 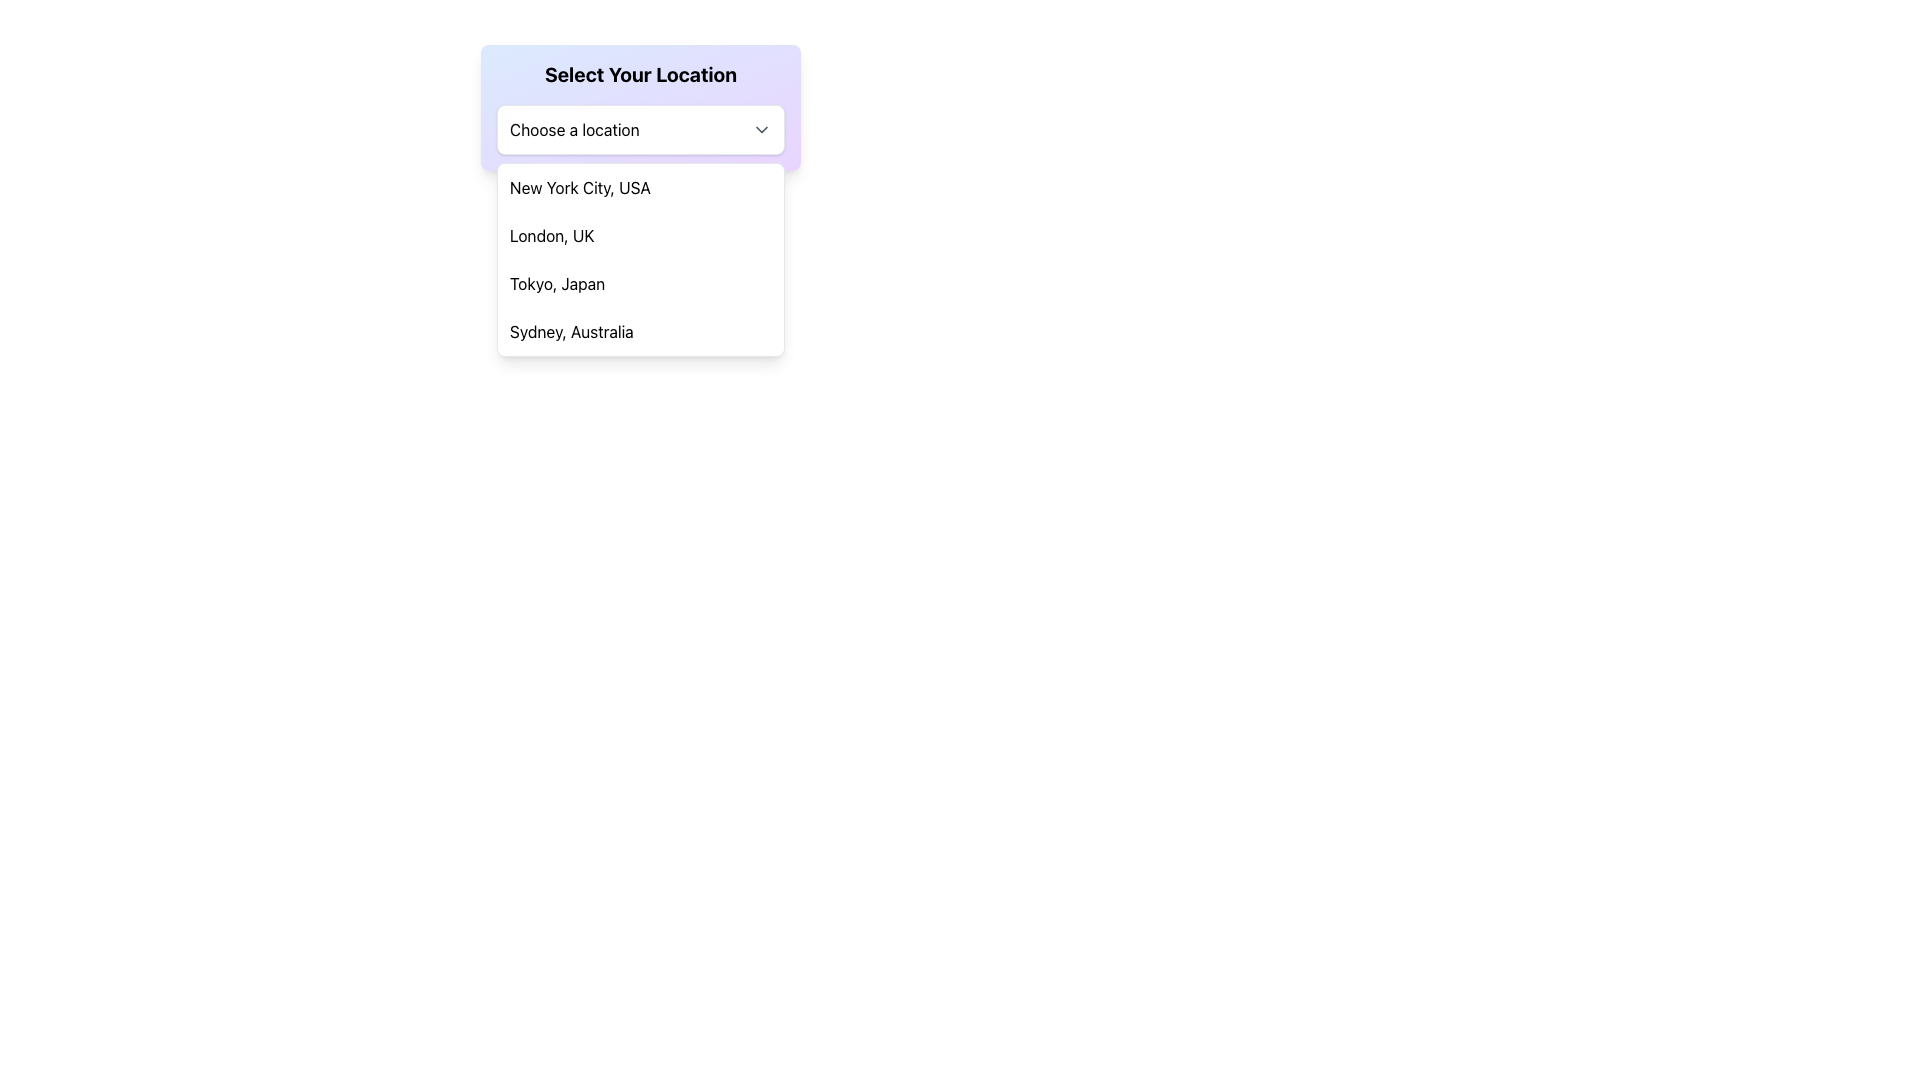 What do you see at coordinates (641, 234) in the screenshot?
I see `to select the list item 'London, UK' from the dropdown menu labeled 'Select Your Location'` at bounding box center [641, 234].